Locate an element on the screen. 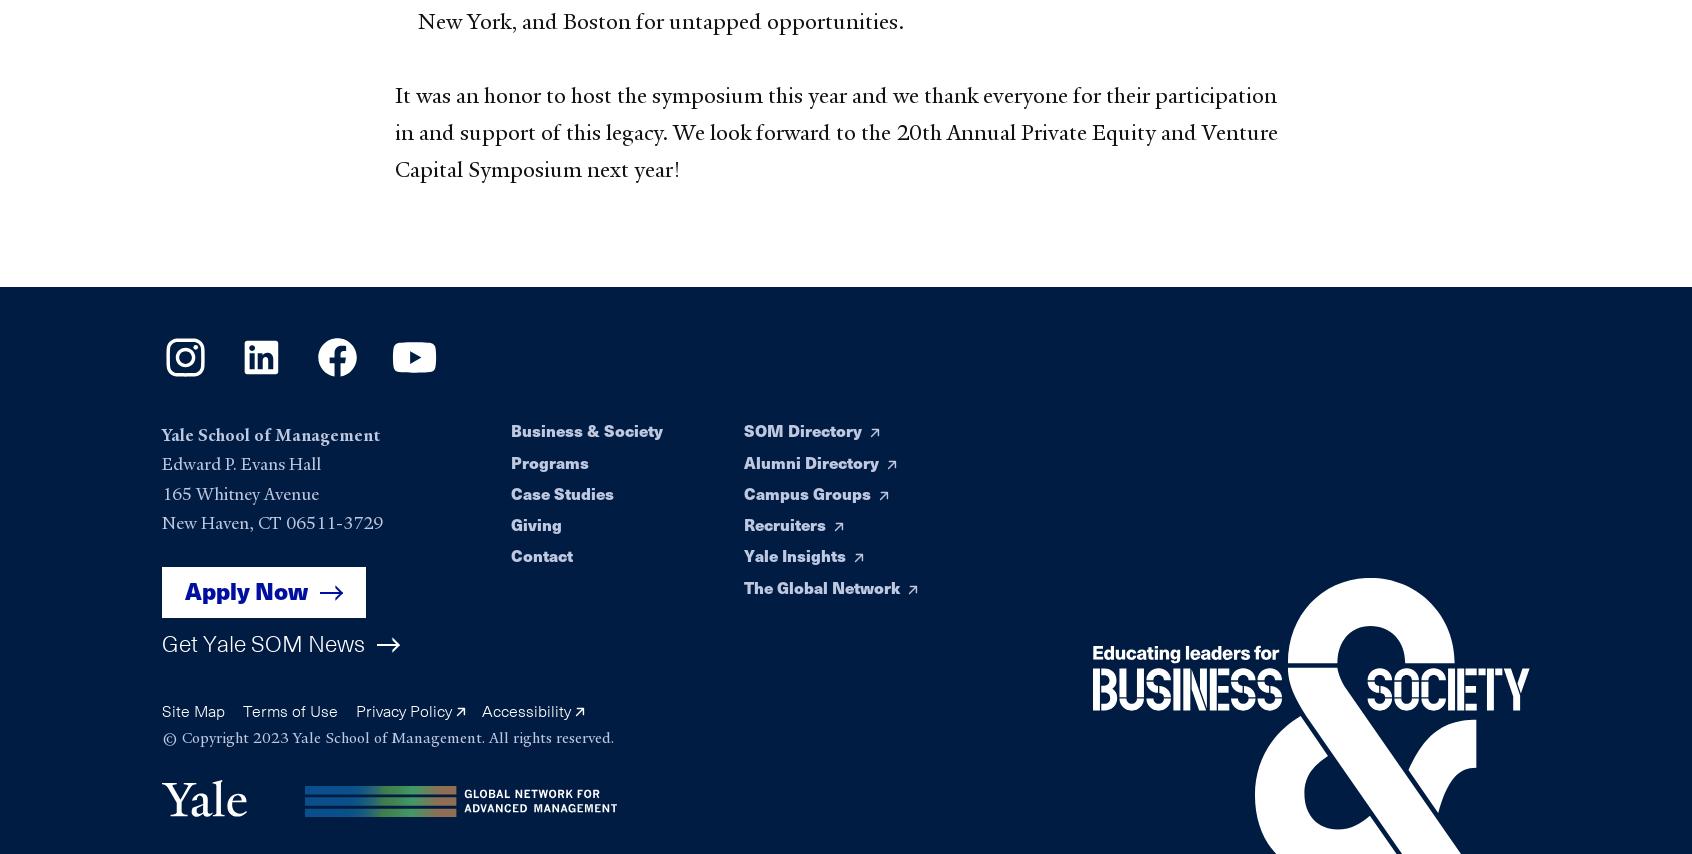 Image resolution: width=1692 pixels, height=854 pixels. 'Contact' is located at coordinates (541, 555).